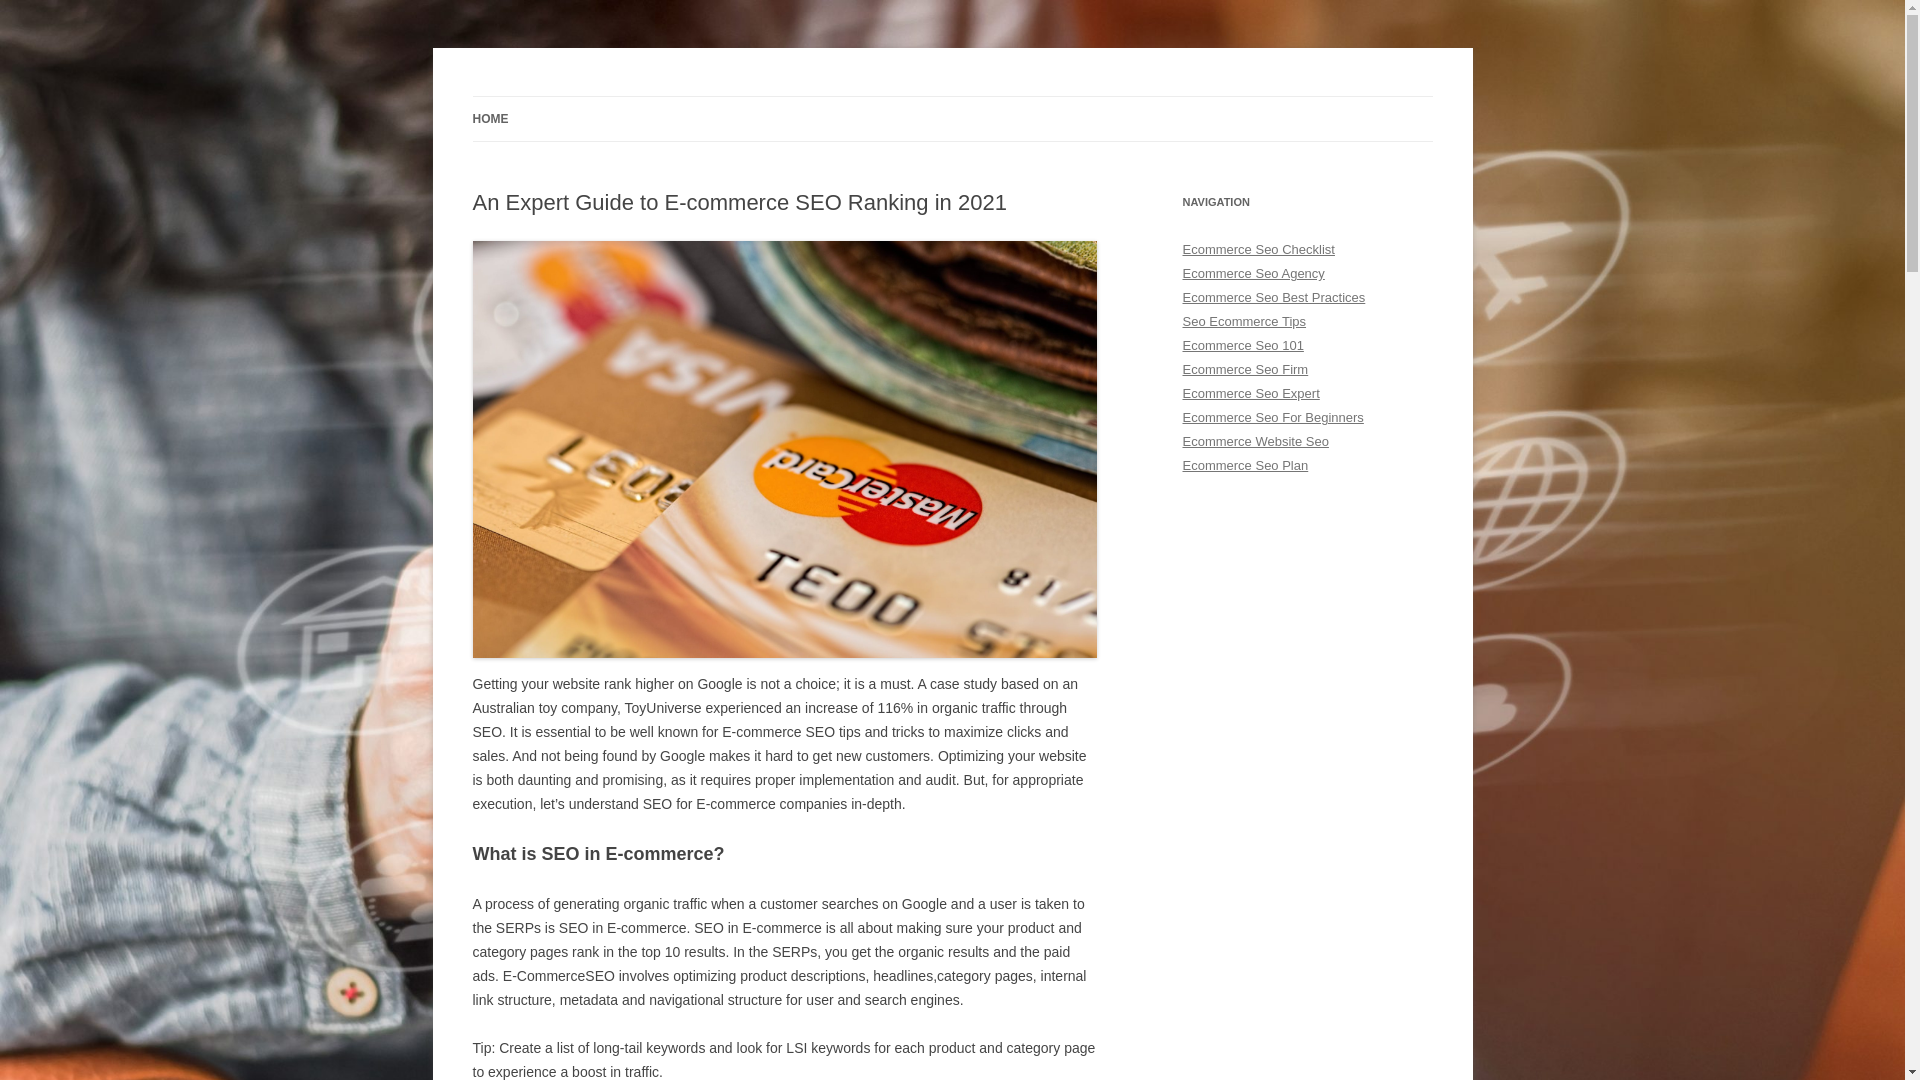 The image size is (1920, 1080). I want to click on 'Ecommerce Seo Expert', so click(1249, 393).